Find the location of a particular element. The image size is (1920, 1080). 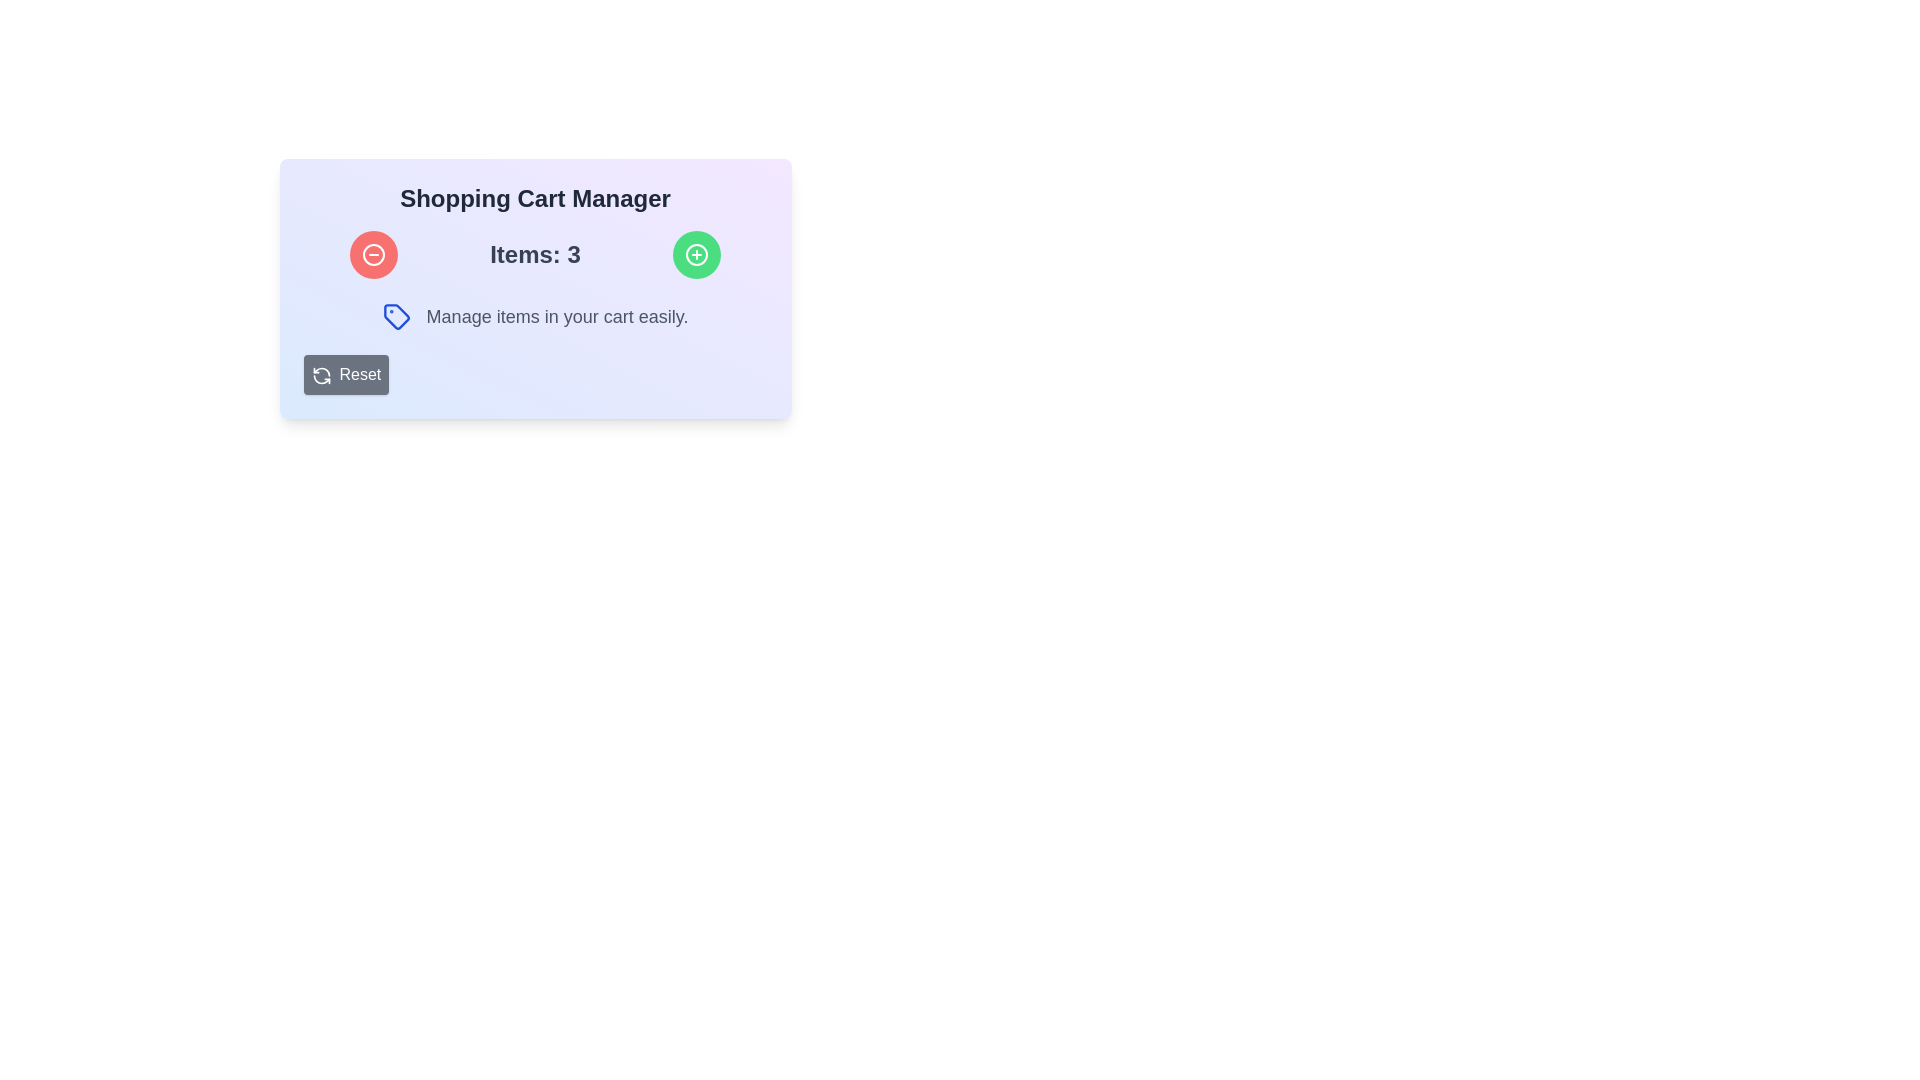

the reset icon within the 'Reset' button located in the bottom-left region of the 'Shopping Cart Manager' card to initiate a reset action is located at coordinates (321, 375).